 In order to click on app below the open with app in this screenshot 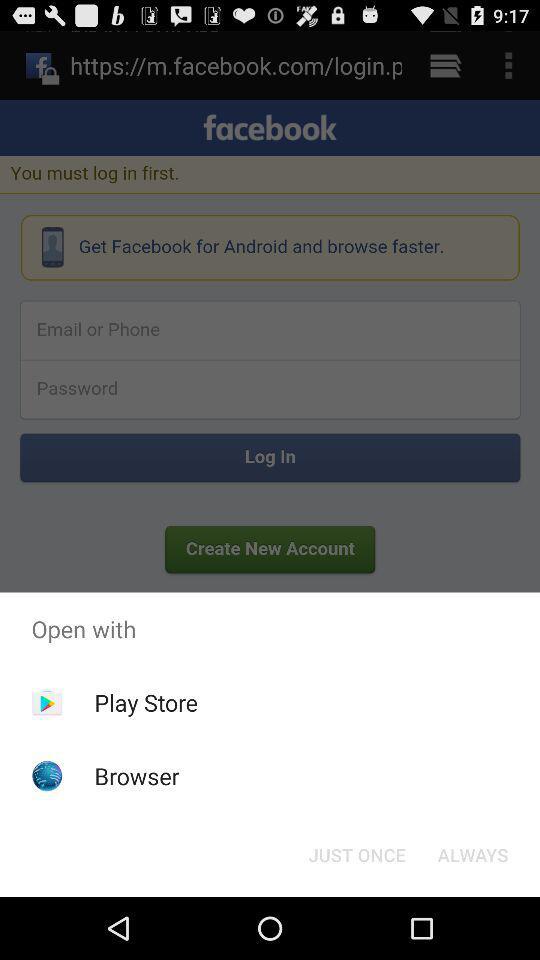, I will do `click(356, 853)`.